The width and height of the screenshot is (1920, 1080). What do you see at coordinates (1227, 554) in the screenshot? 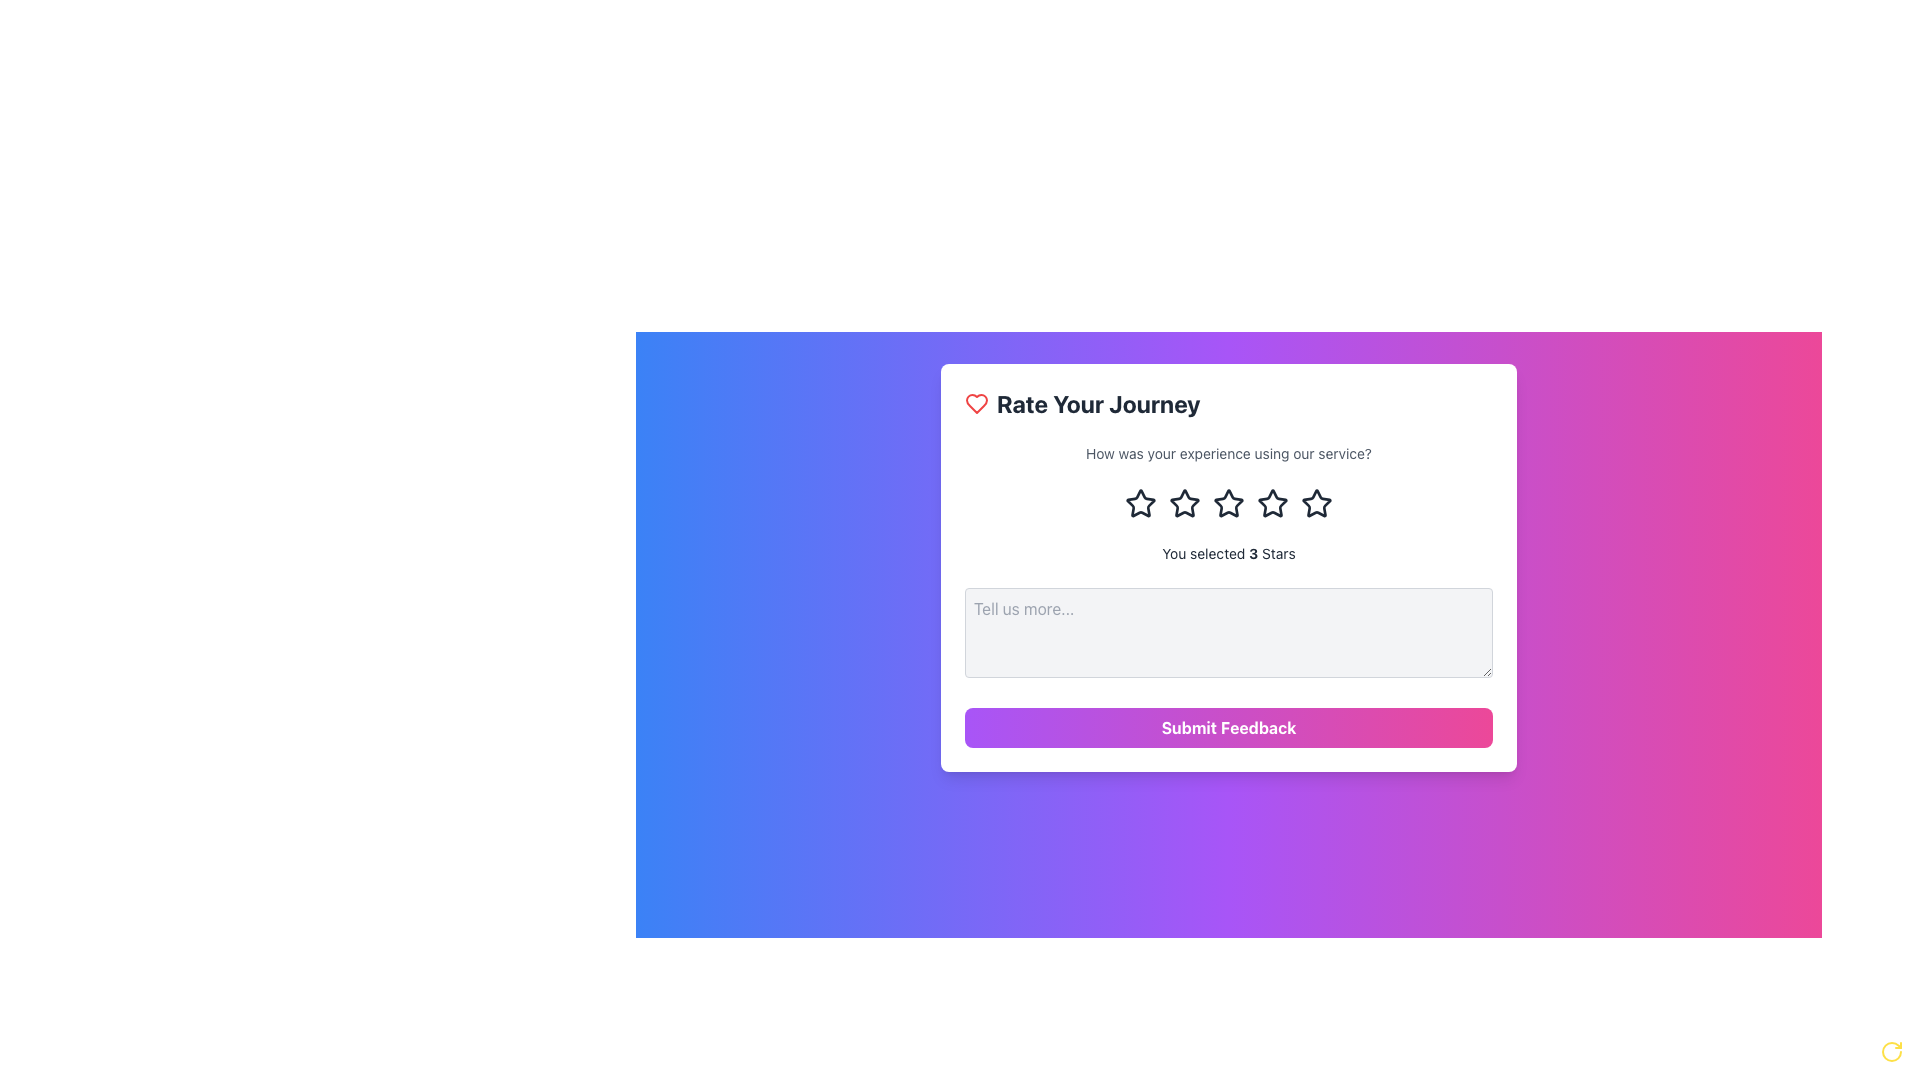
I see `the static text display component that shows the message 'You selected 3 Stars', positioned below the star icons in the feedback form` at bounding box center [1227, 554].